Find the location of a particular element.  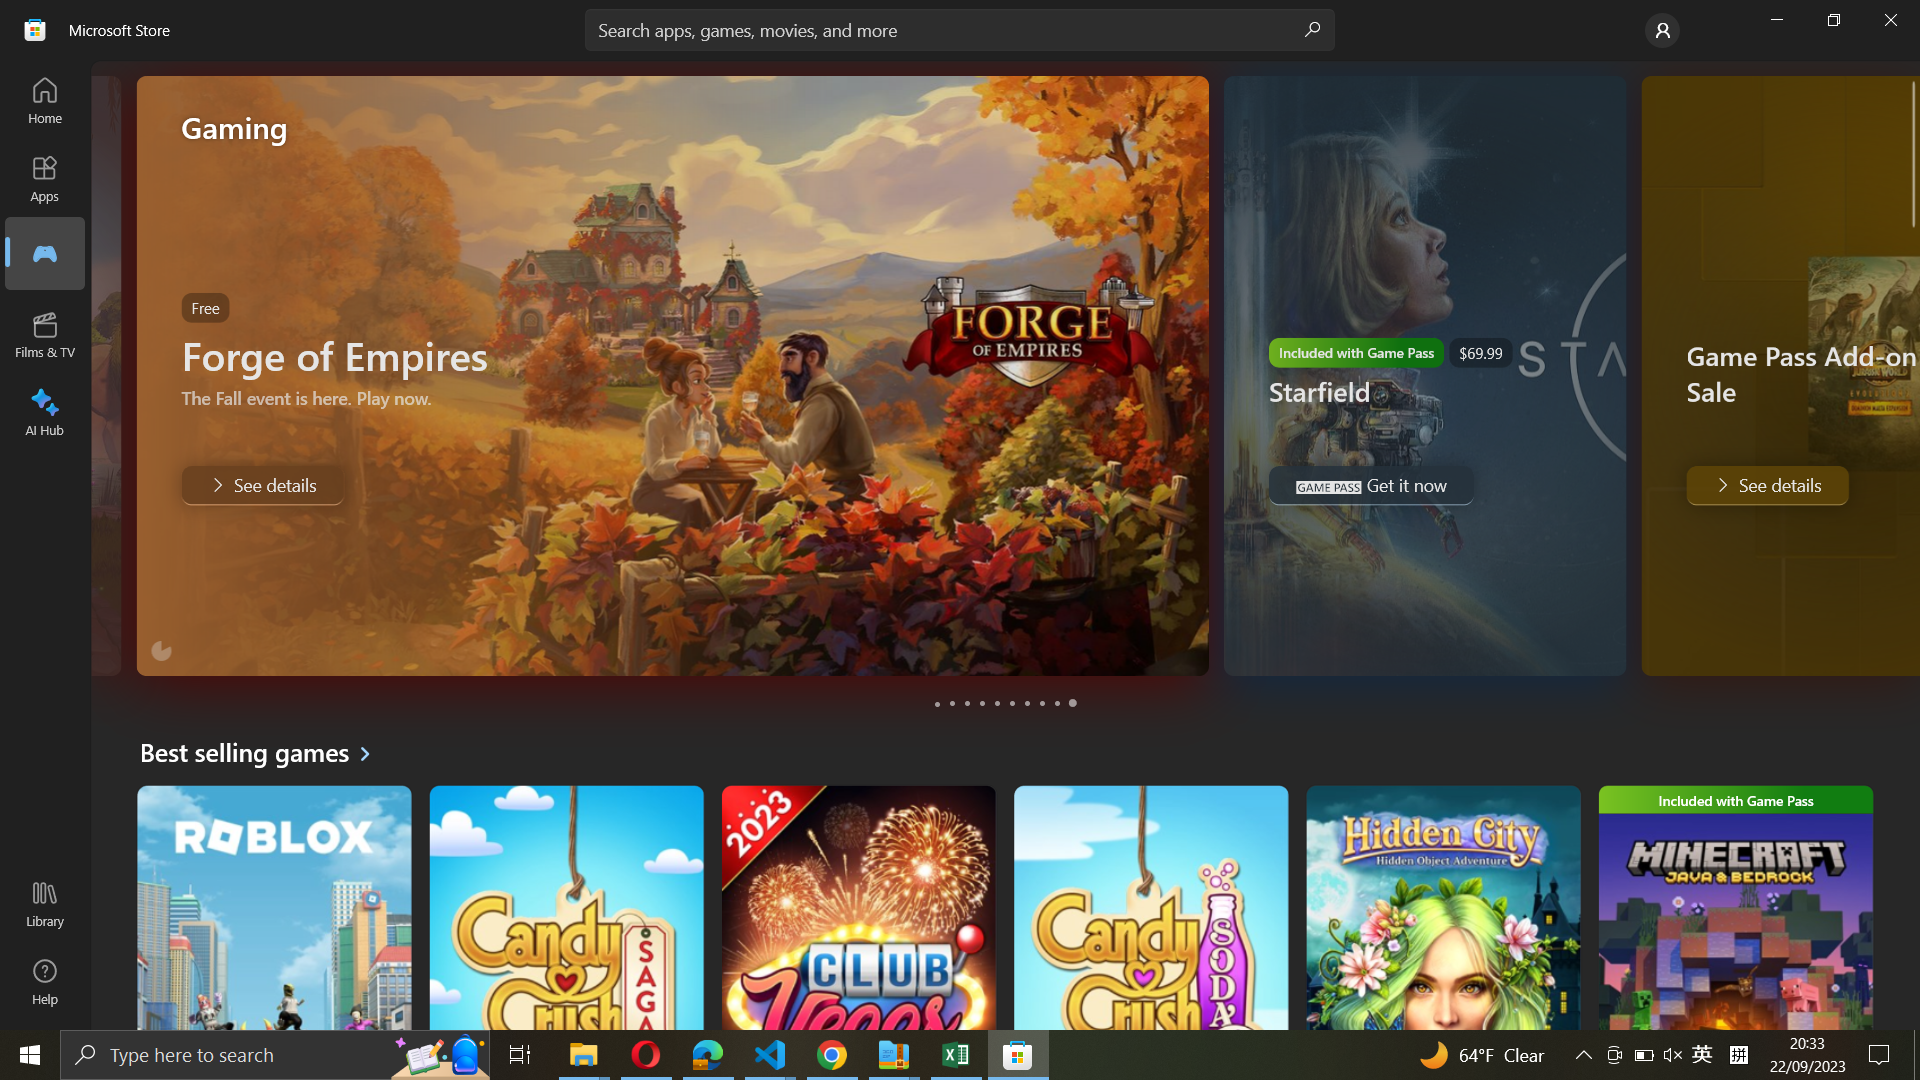

the "Help" section in the menu is located at coordinates (43, 982).